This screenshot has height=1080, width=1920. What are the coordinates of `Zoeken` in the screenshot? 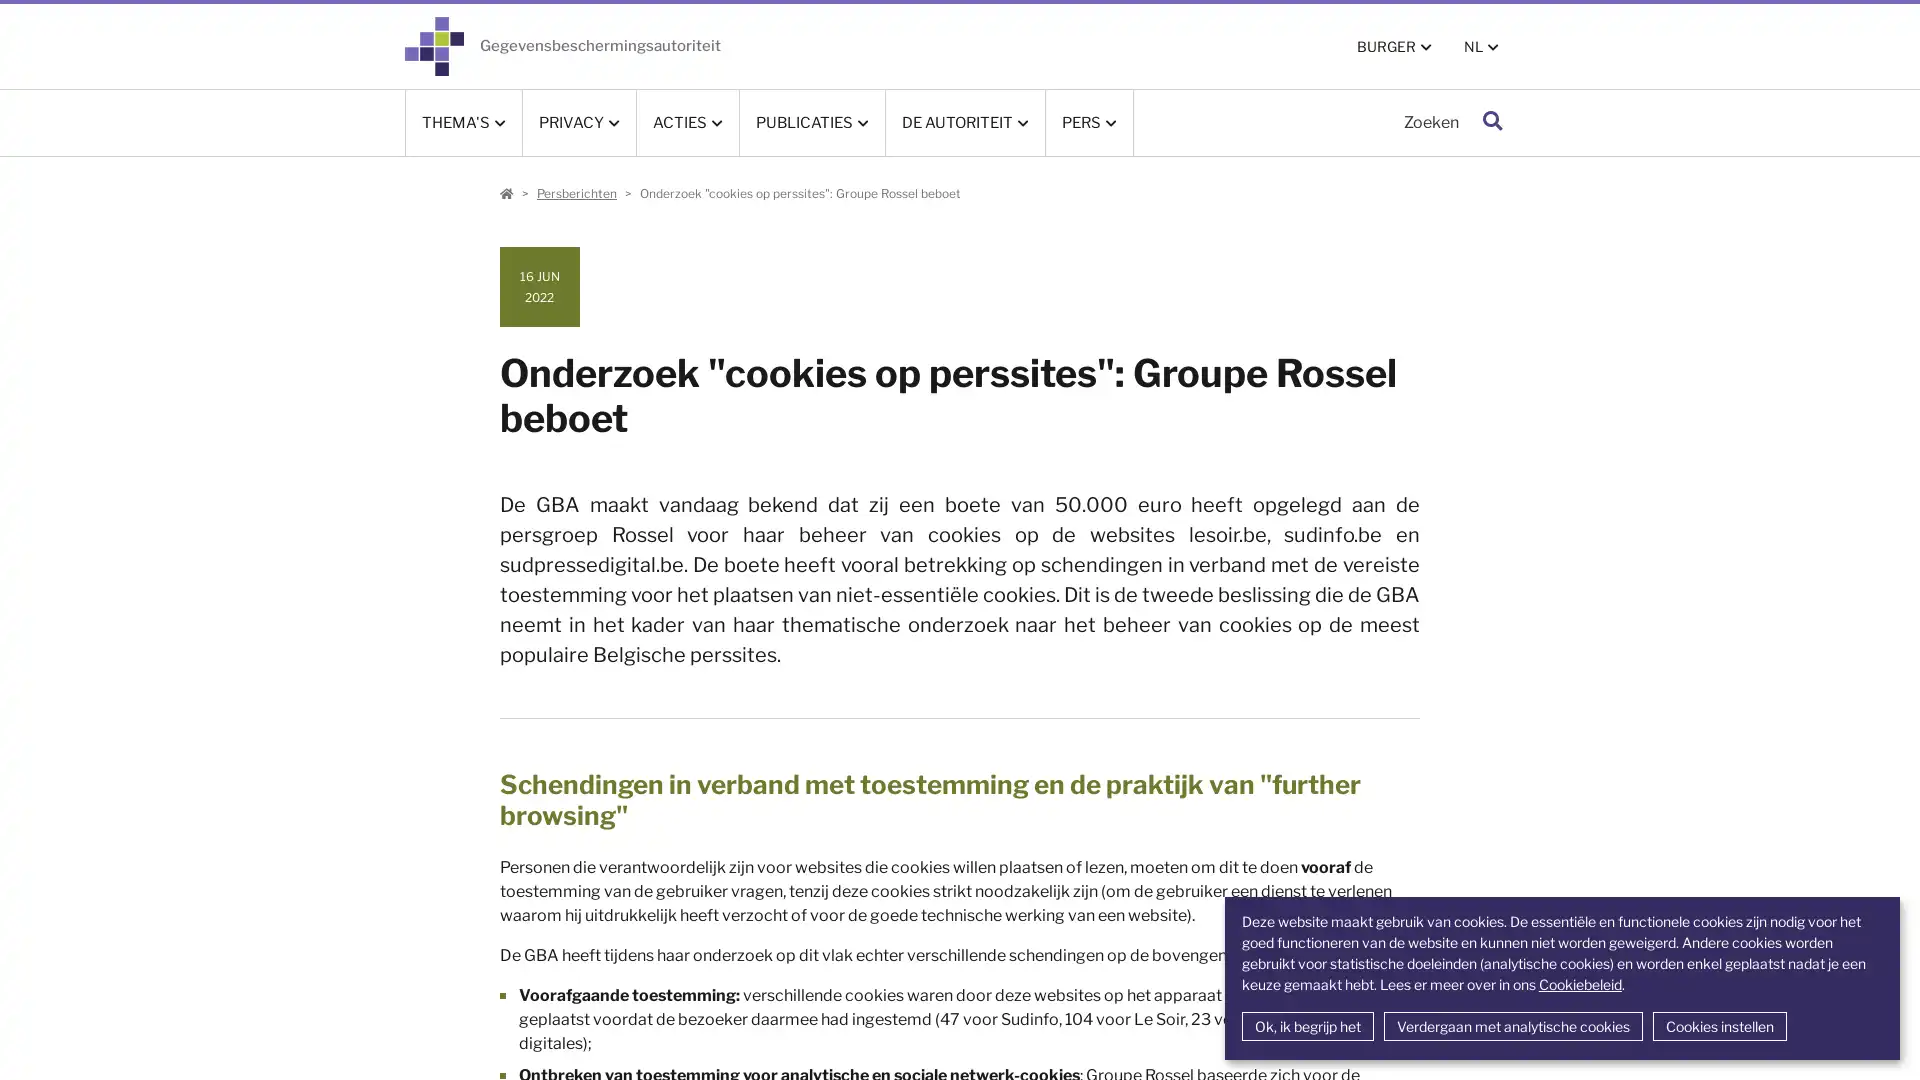 It's located at (1492, 122).